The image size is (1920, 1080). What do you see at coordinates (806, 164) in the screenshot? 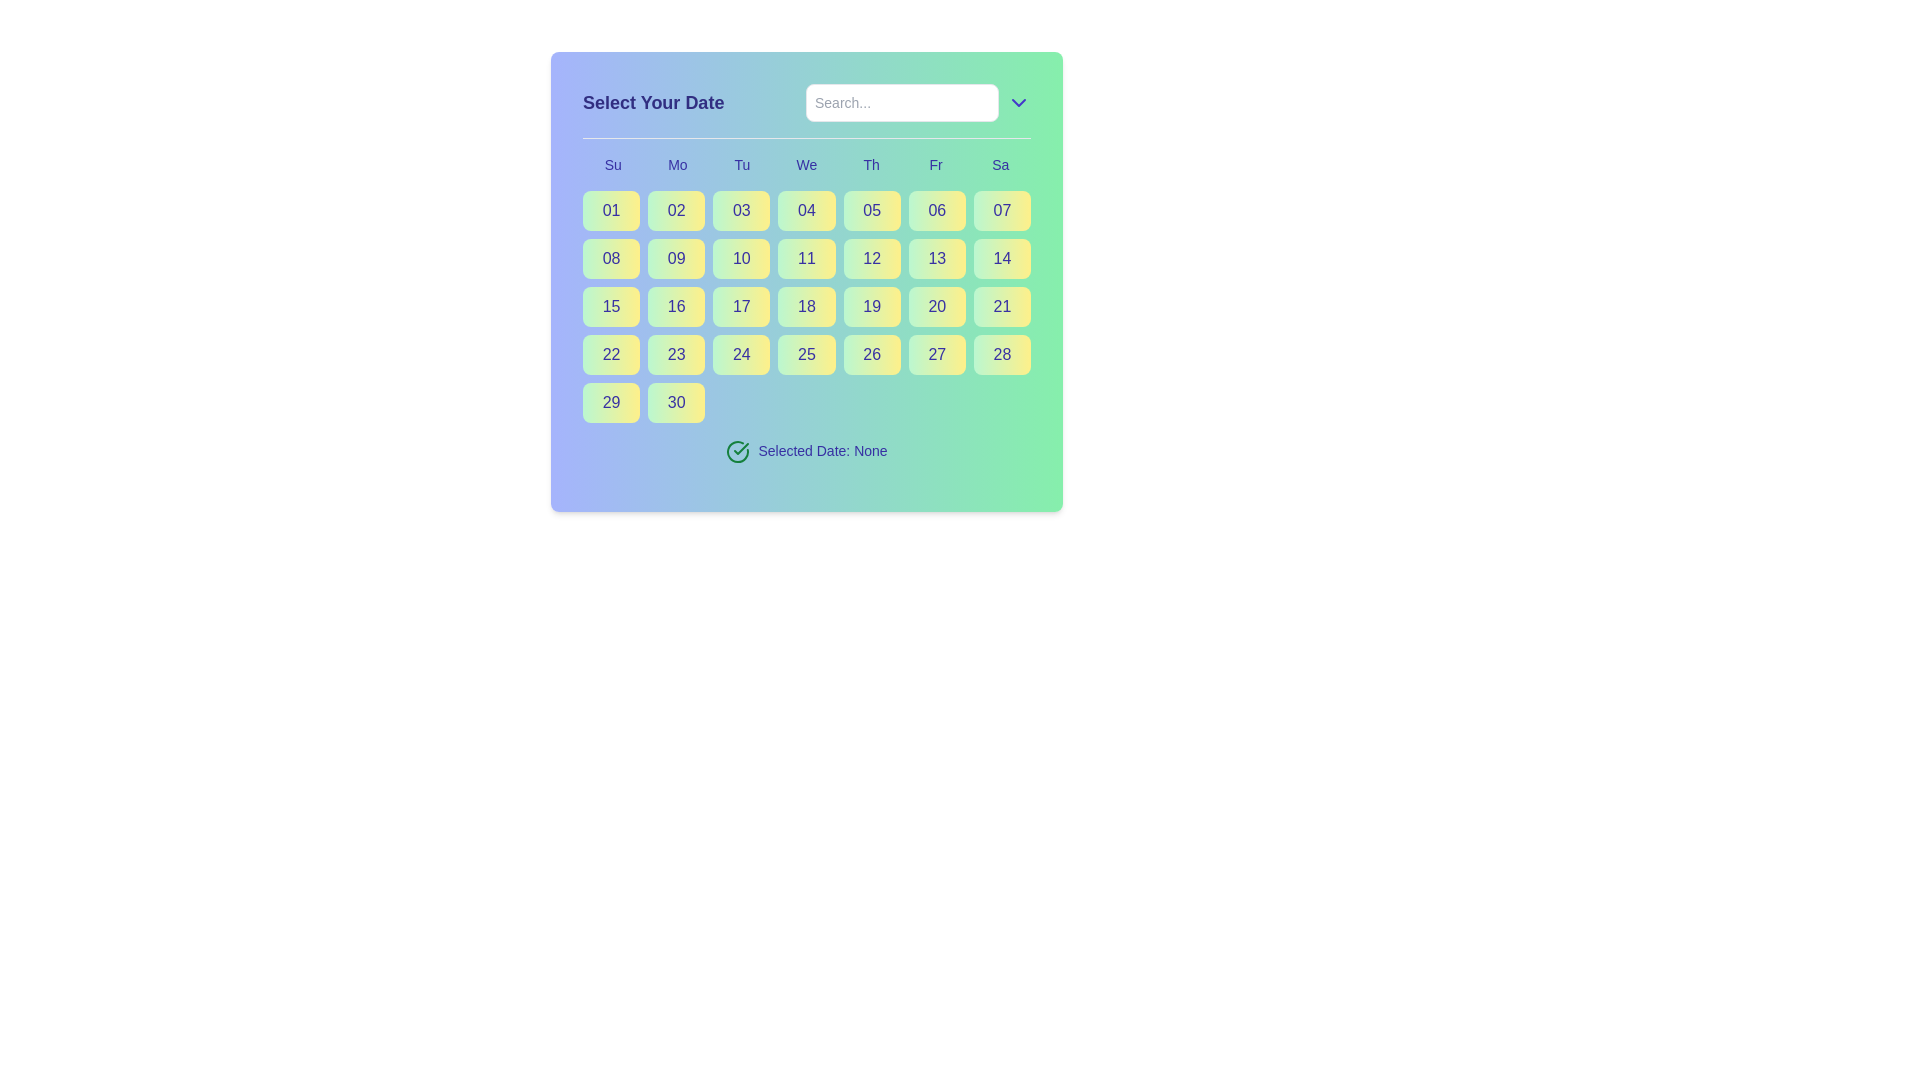
I see `the static textual header displaying the abbreviations of the days of the week, which is located centrally beneath the title 'Select Your Date' and above the calendar grid` at bounding box center [806, 164].